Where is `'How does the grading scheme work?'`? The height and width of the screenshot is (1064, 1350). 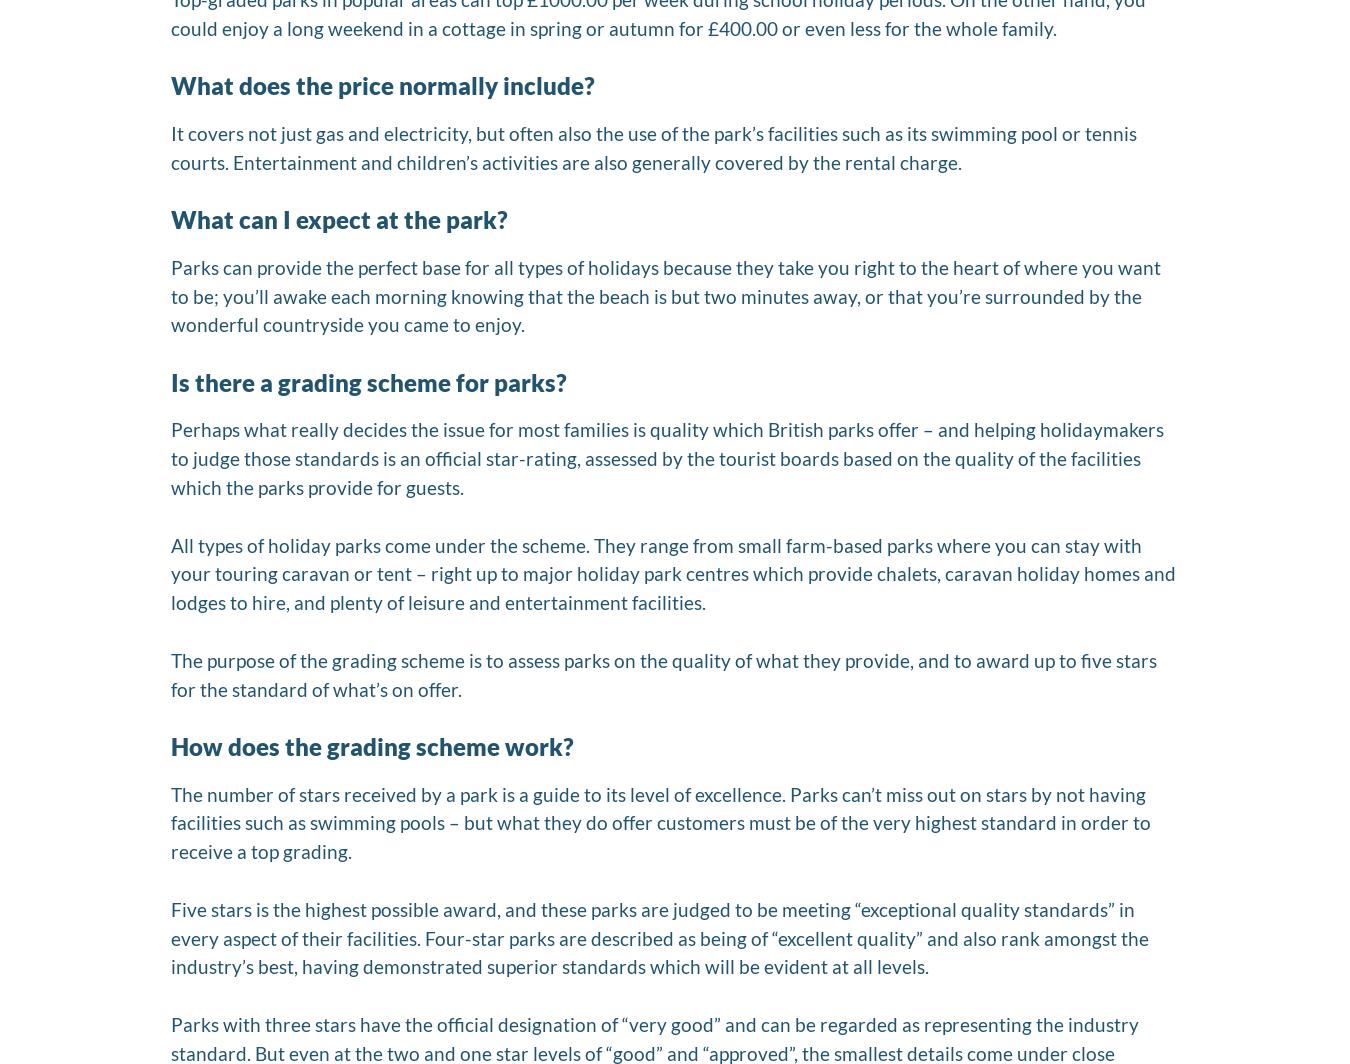
'How does the grading scheme work?' is located at coordinates (372, 746).